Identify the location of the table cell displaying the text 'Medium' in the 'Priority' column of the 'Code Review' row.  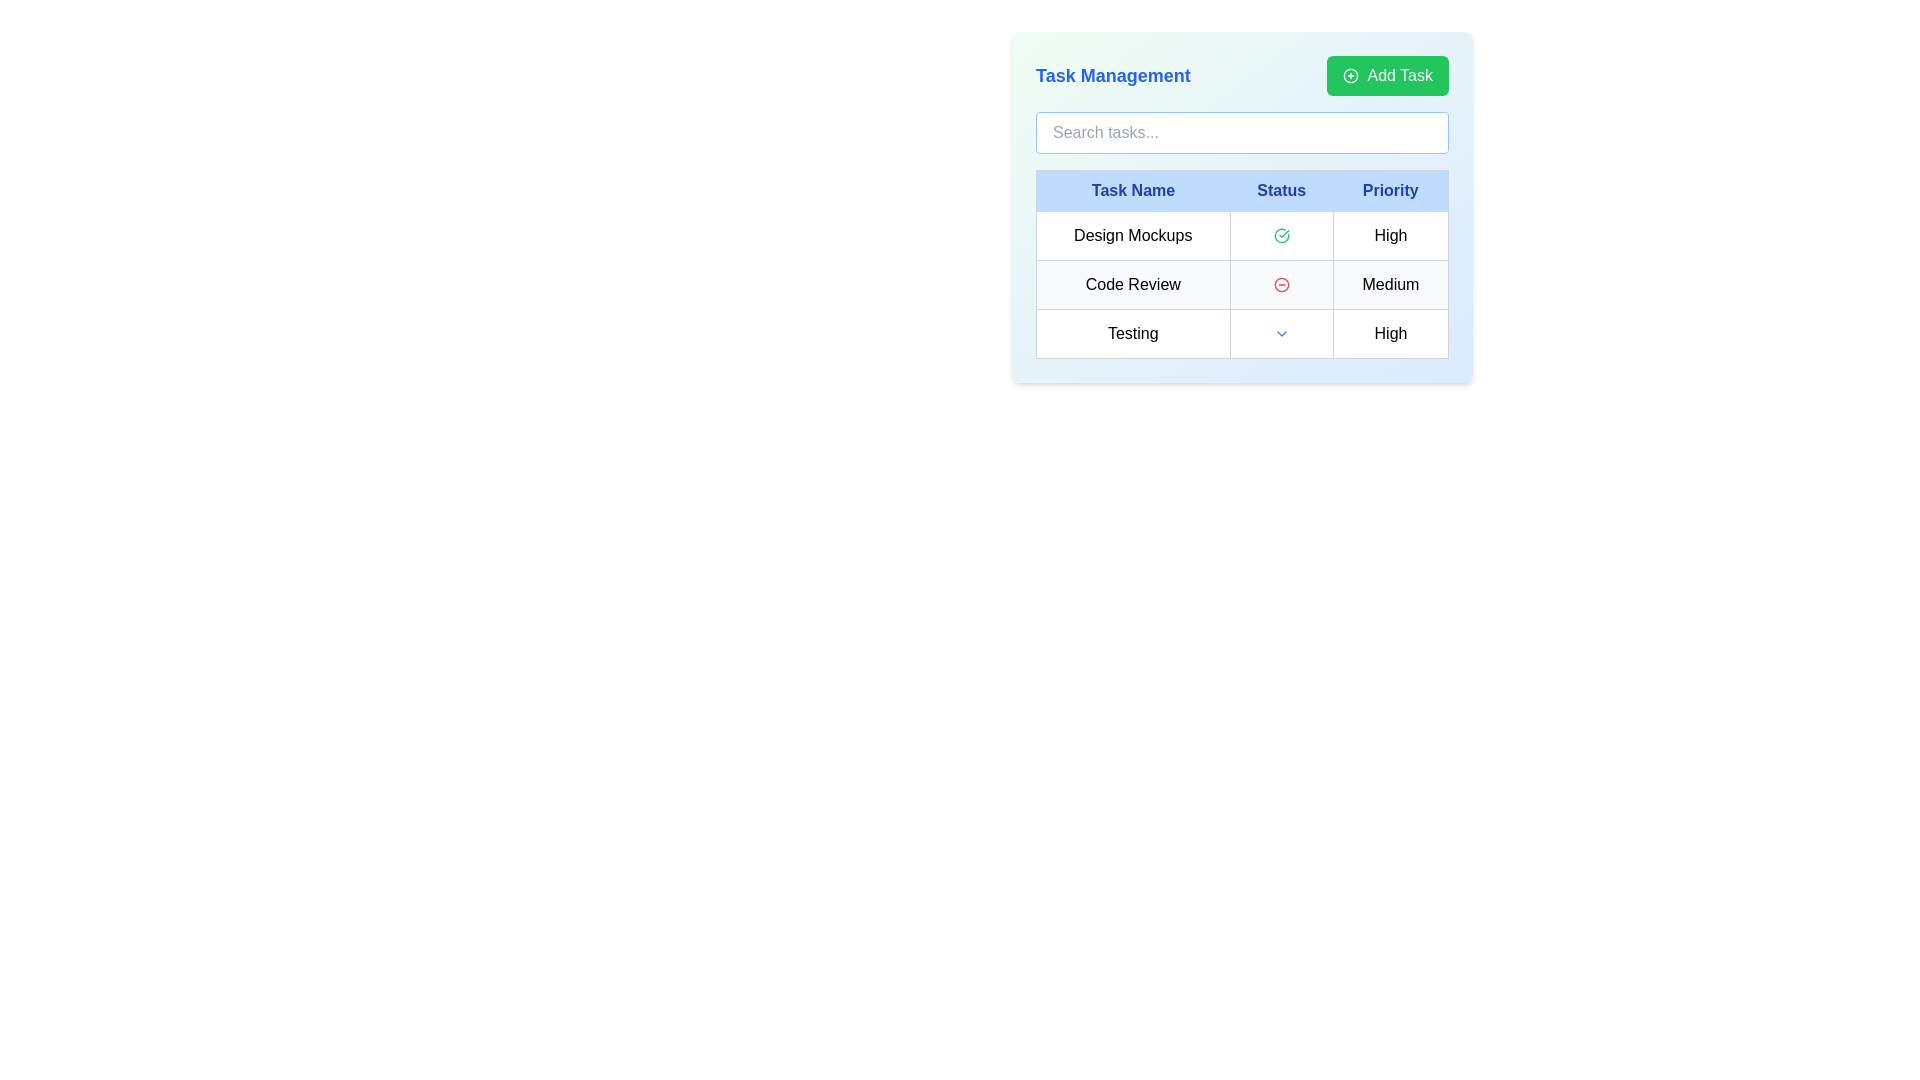
(1390, 285).